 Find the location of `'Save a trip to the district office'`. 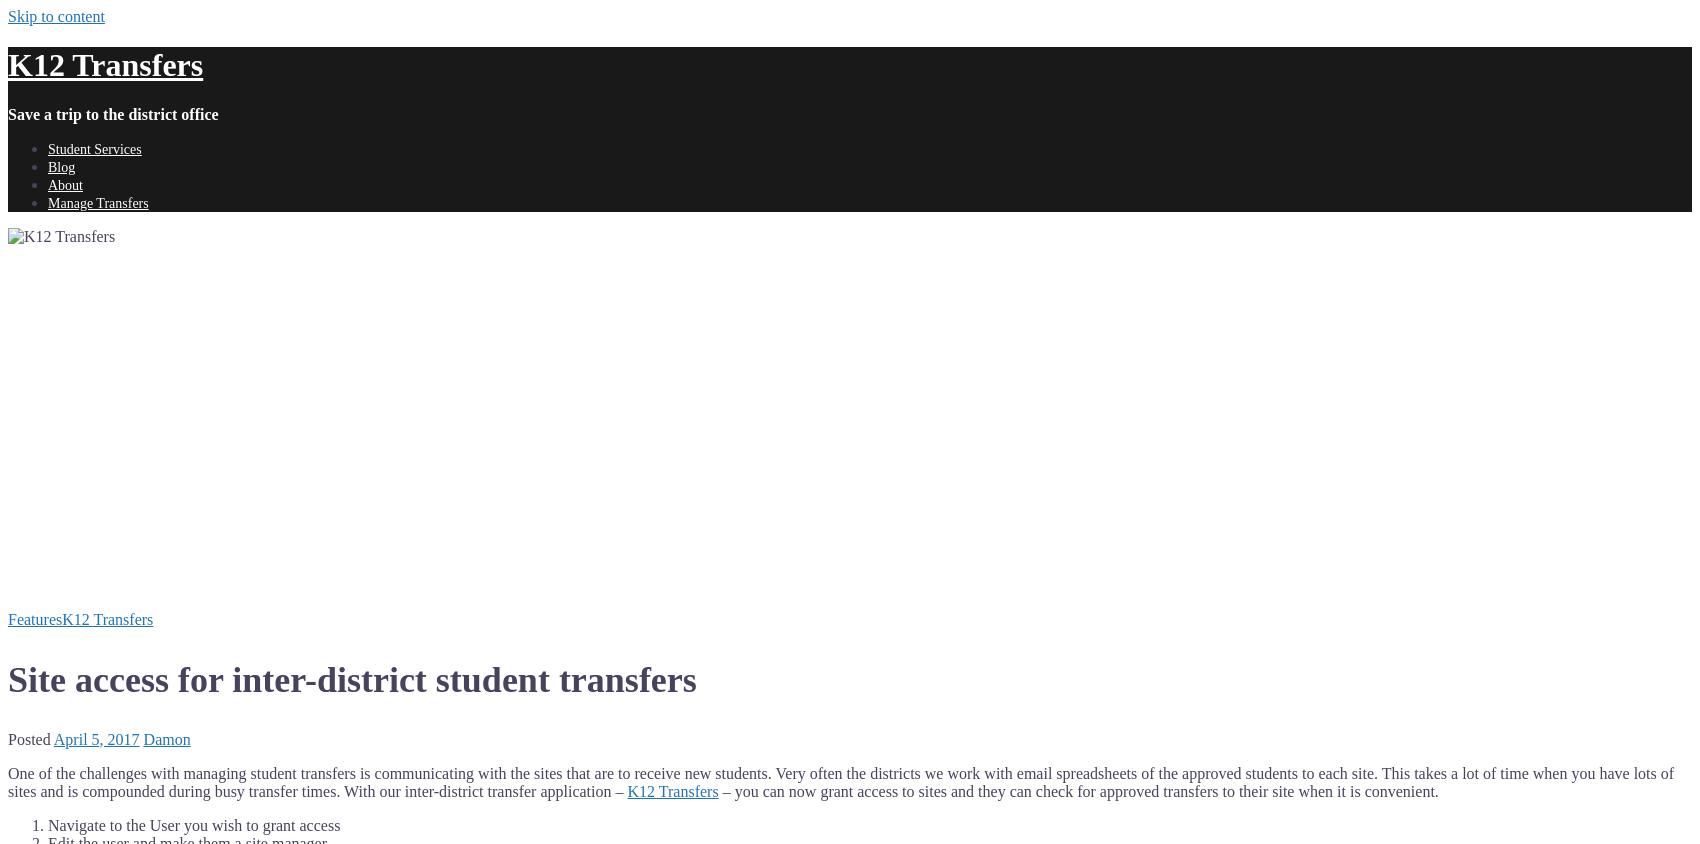

'Save a trip to the district office' is located at coordinates (112, 113).